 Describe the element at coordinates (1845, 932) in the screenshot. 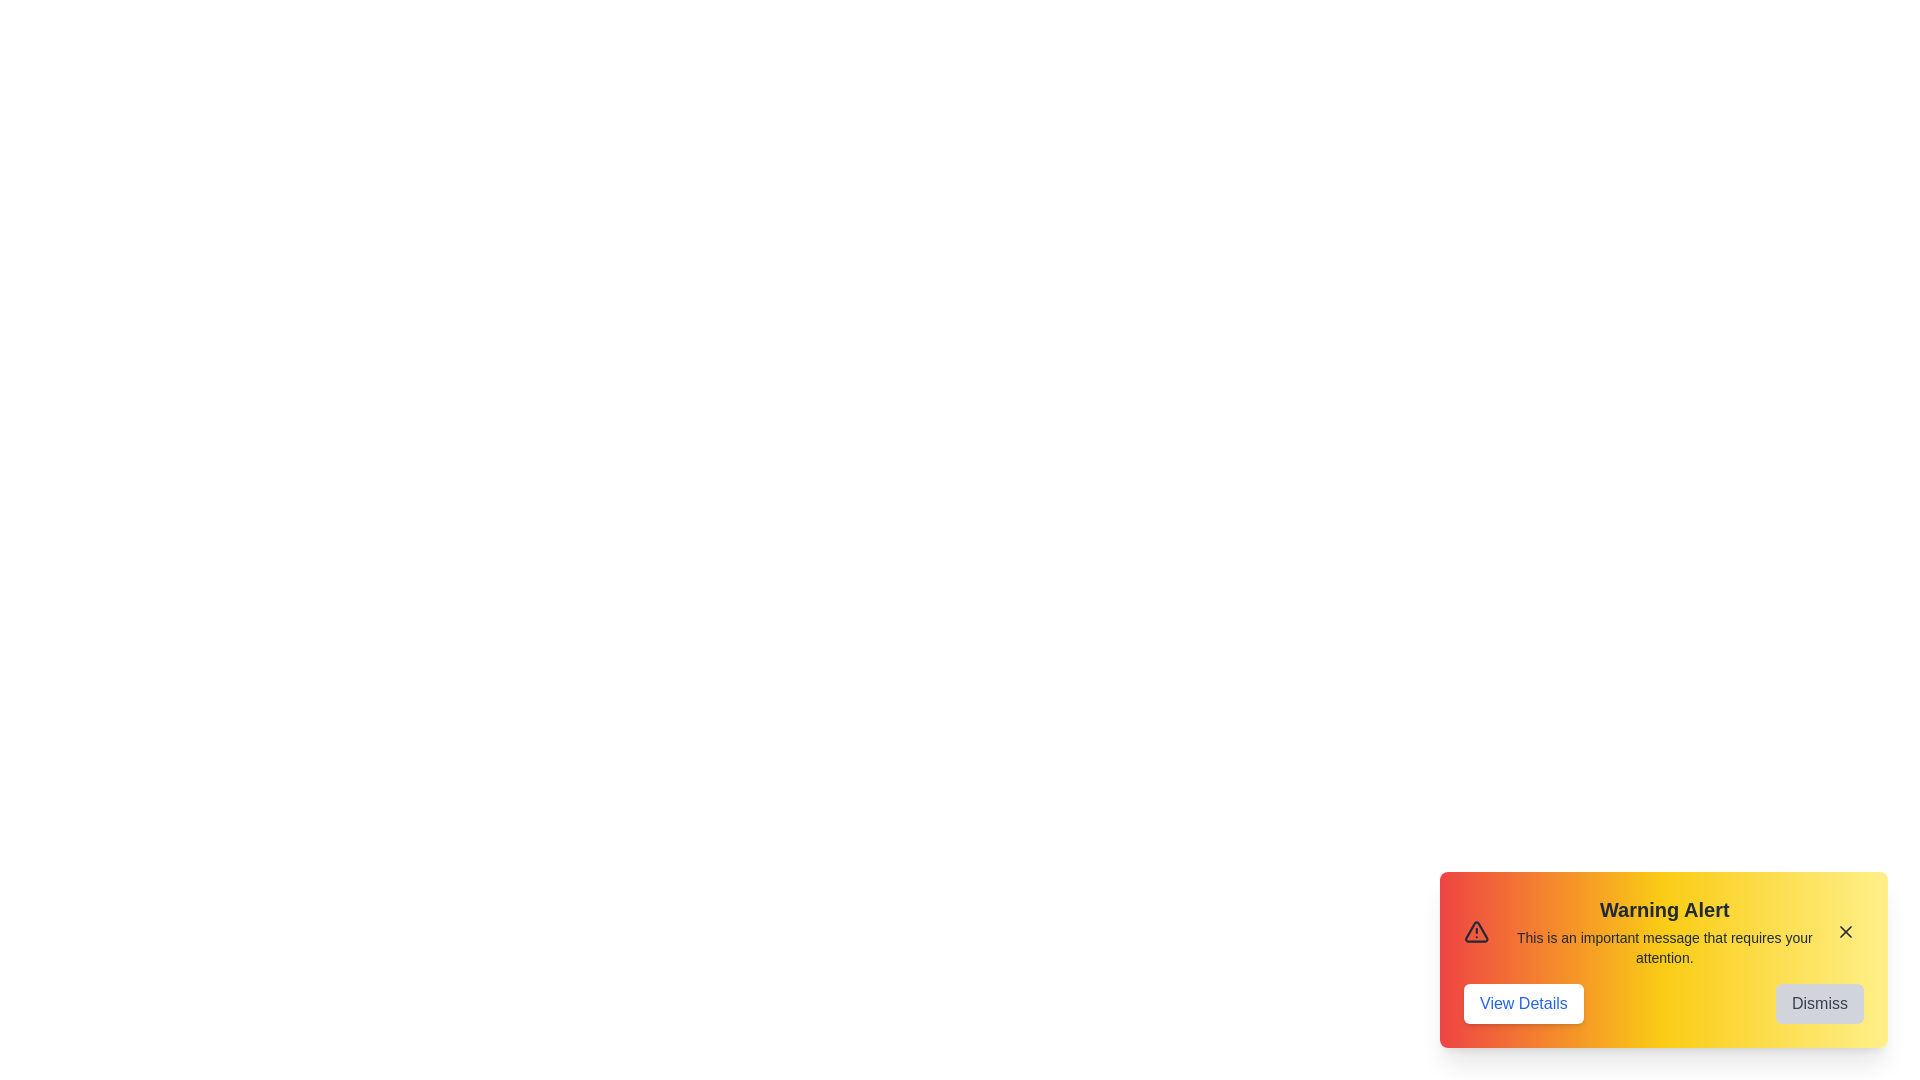

I see `the 'X' button to observe its hover effect` at that location.